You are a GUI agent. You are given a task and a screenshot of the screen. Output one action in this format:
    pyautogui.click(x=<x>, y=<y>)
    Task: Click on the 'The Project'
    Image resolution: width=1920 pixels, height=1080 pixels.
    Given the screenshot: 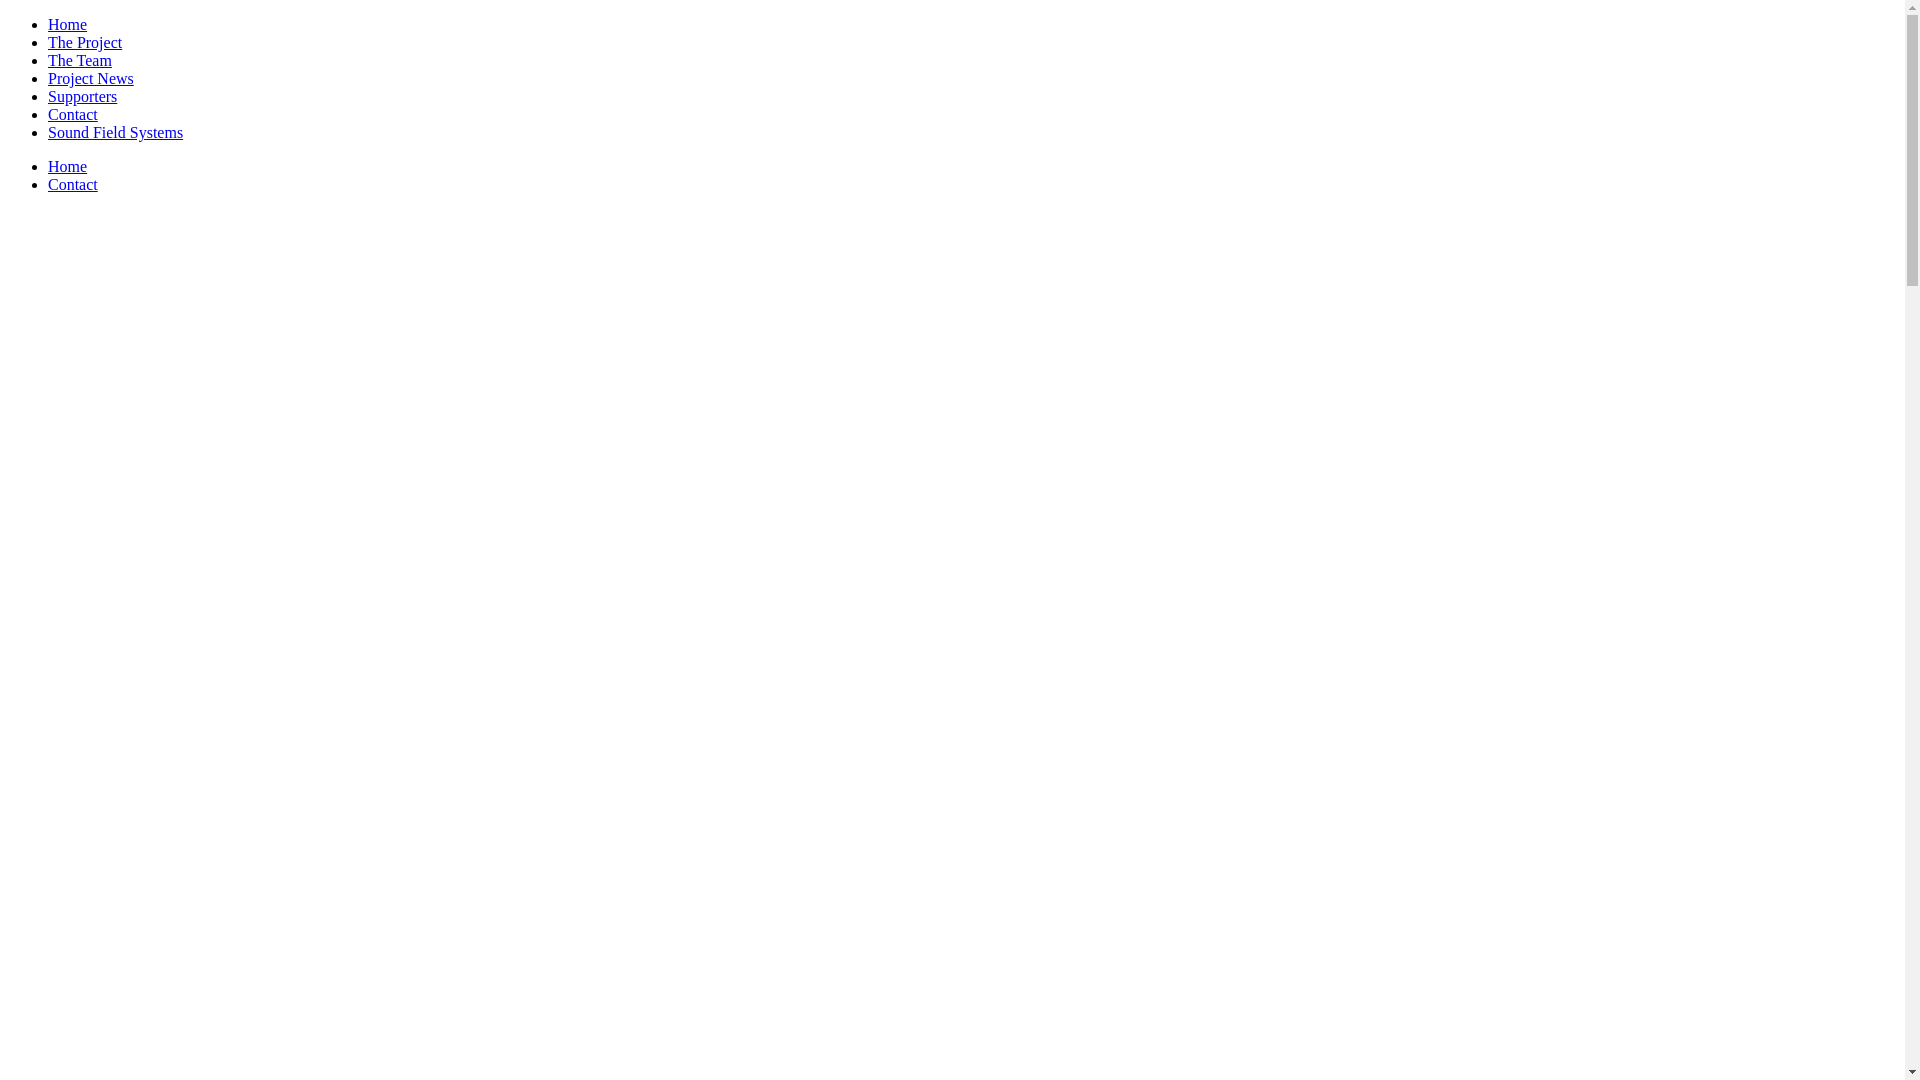 What is the action you would take?
    pyautogui.click(x=84, y=42)
    